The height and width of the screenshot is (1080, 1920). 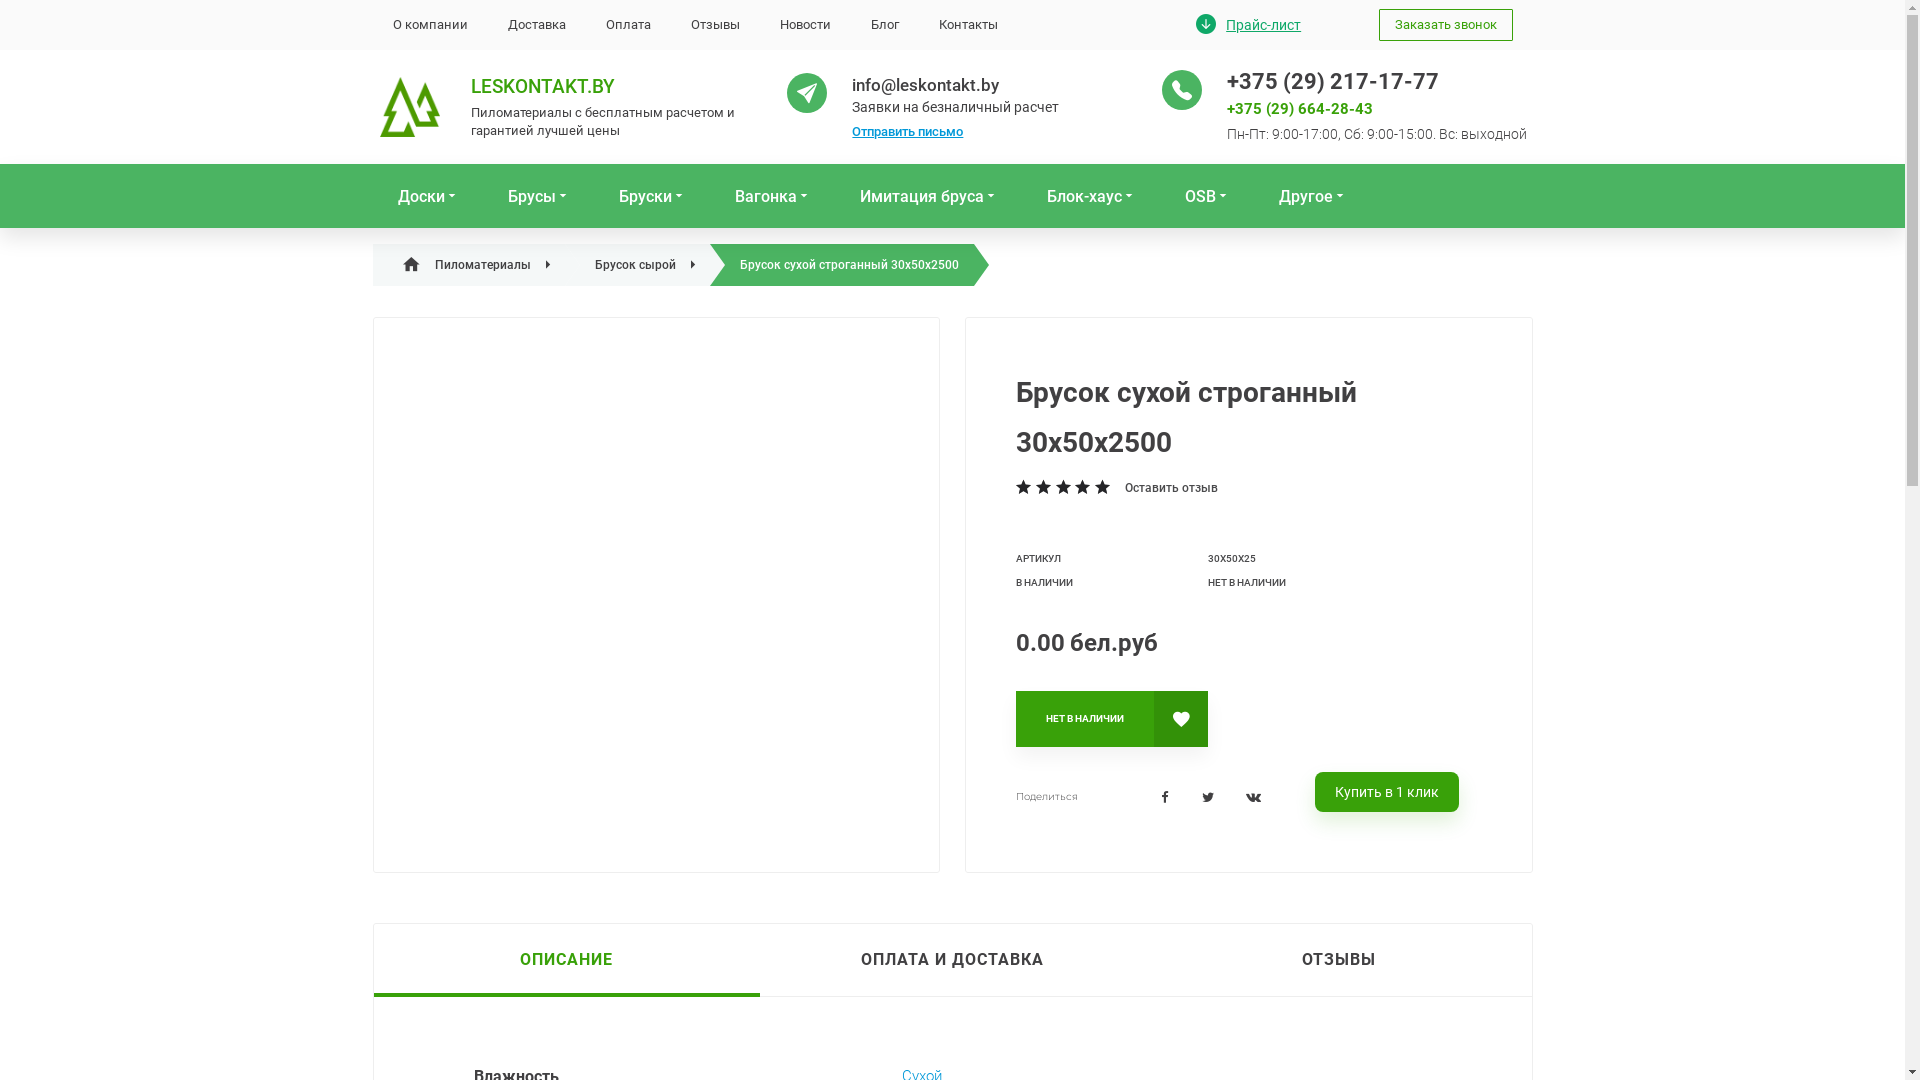 I want to click on 'OSB', so click(x=1170, y=196).